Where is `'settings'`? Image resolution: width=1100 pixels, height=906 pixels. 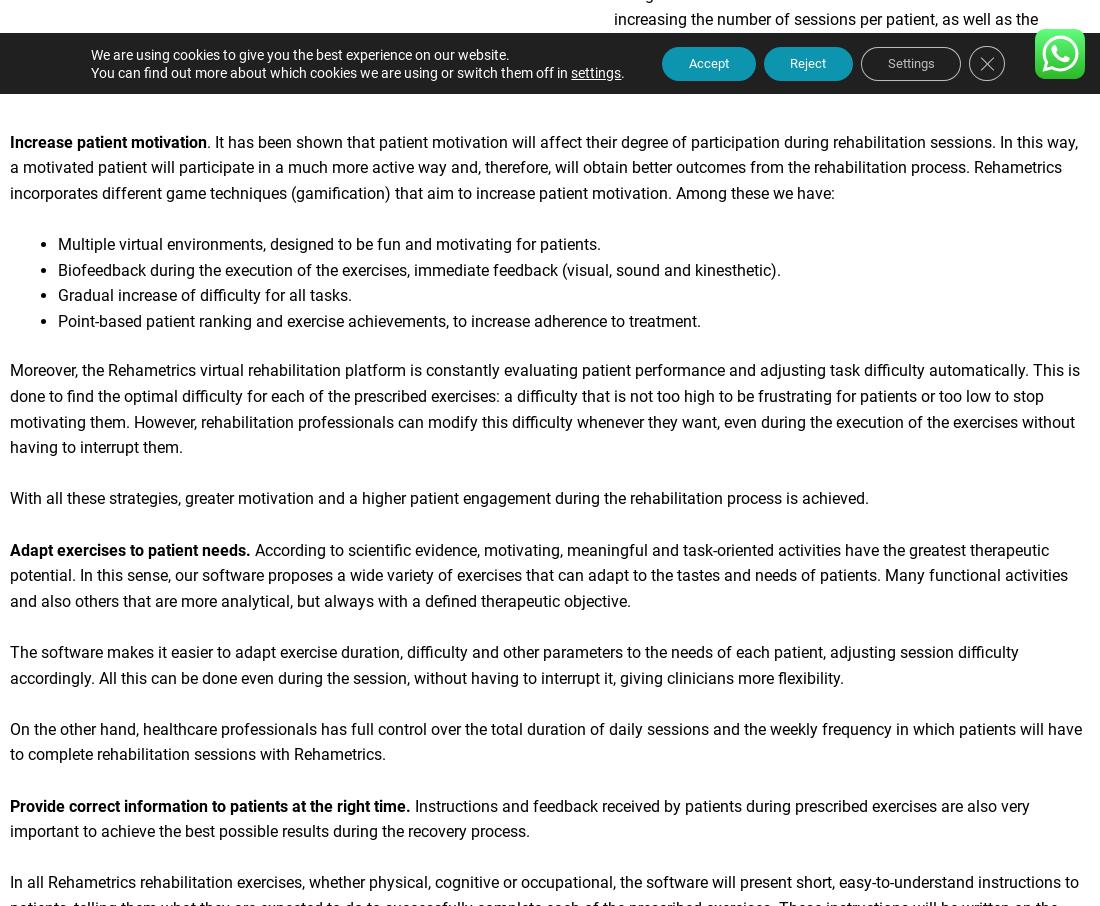 'settings' is located at coordinates (555, 72).